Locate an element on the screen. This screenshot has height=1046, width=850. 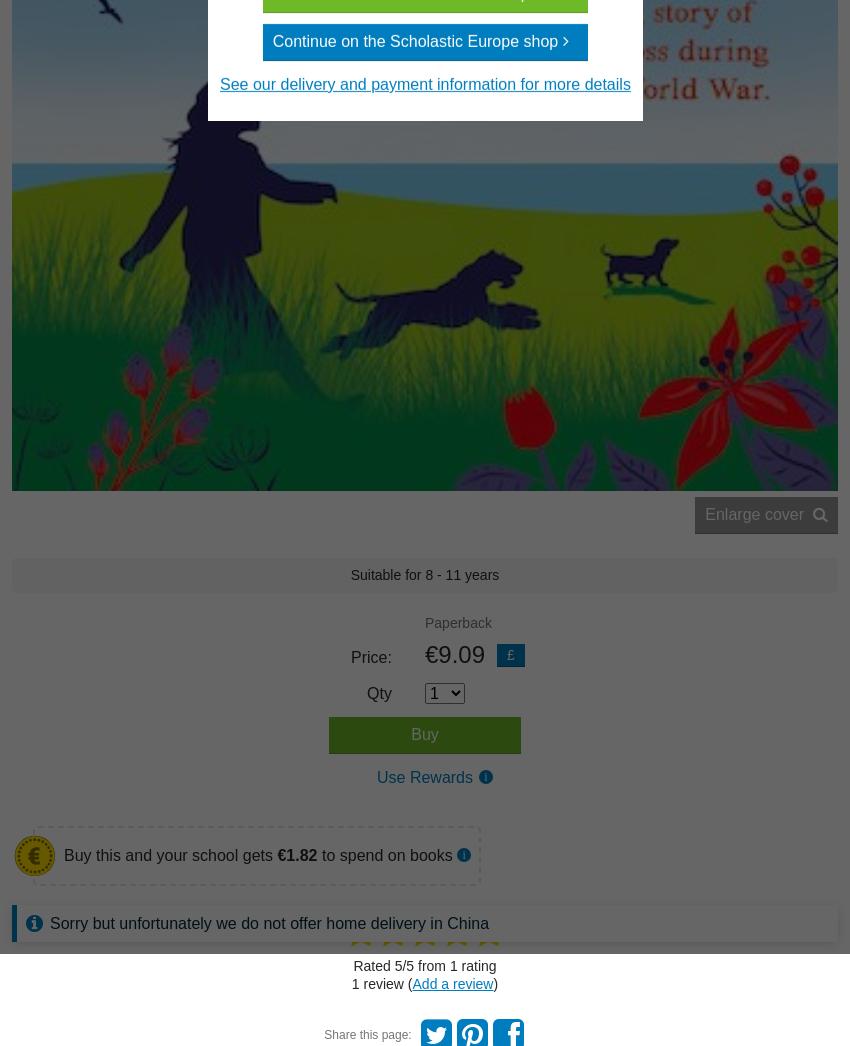
'Suitable for 8 - 11 years' is located at coordinates (424, 573).